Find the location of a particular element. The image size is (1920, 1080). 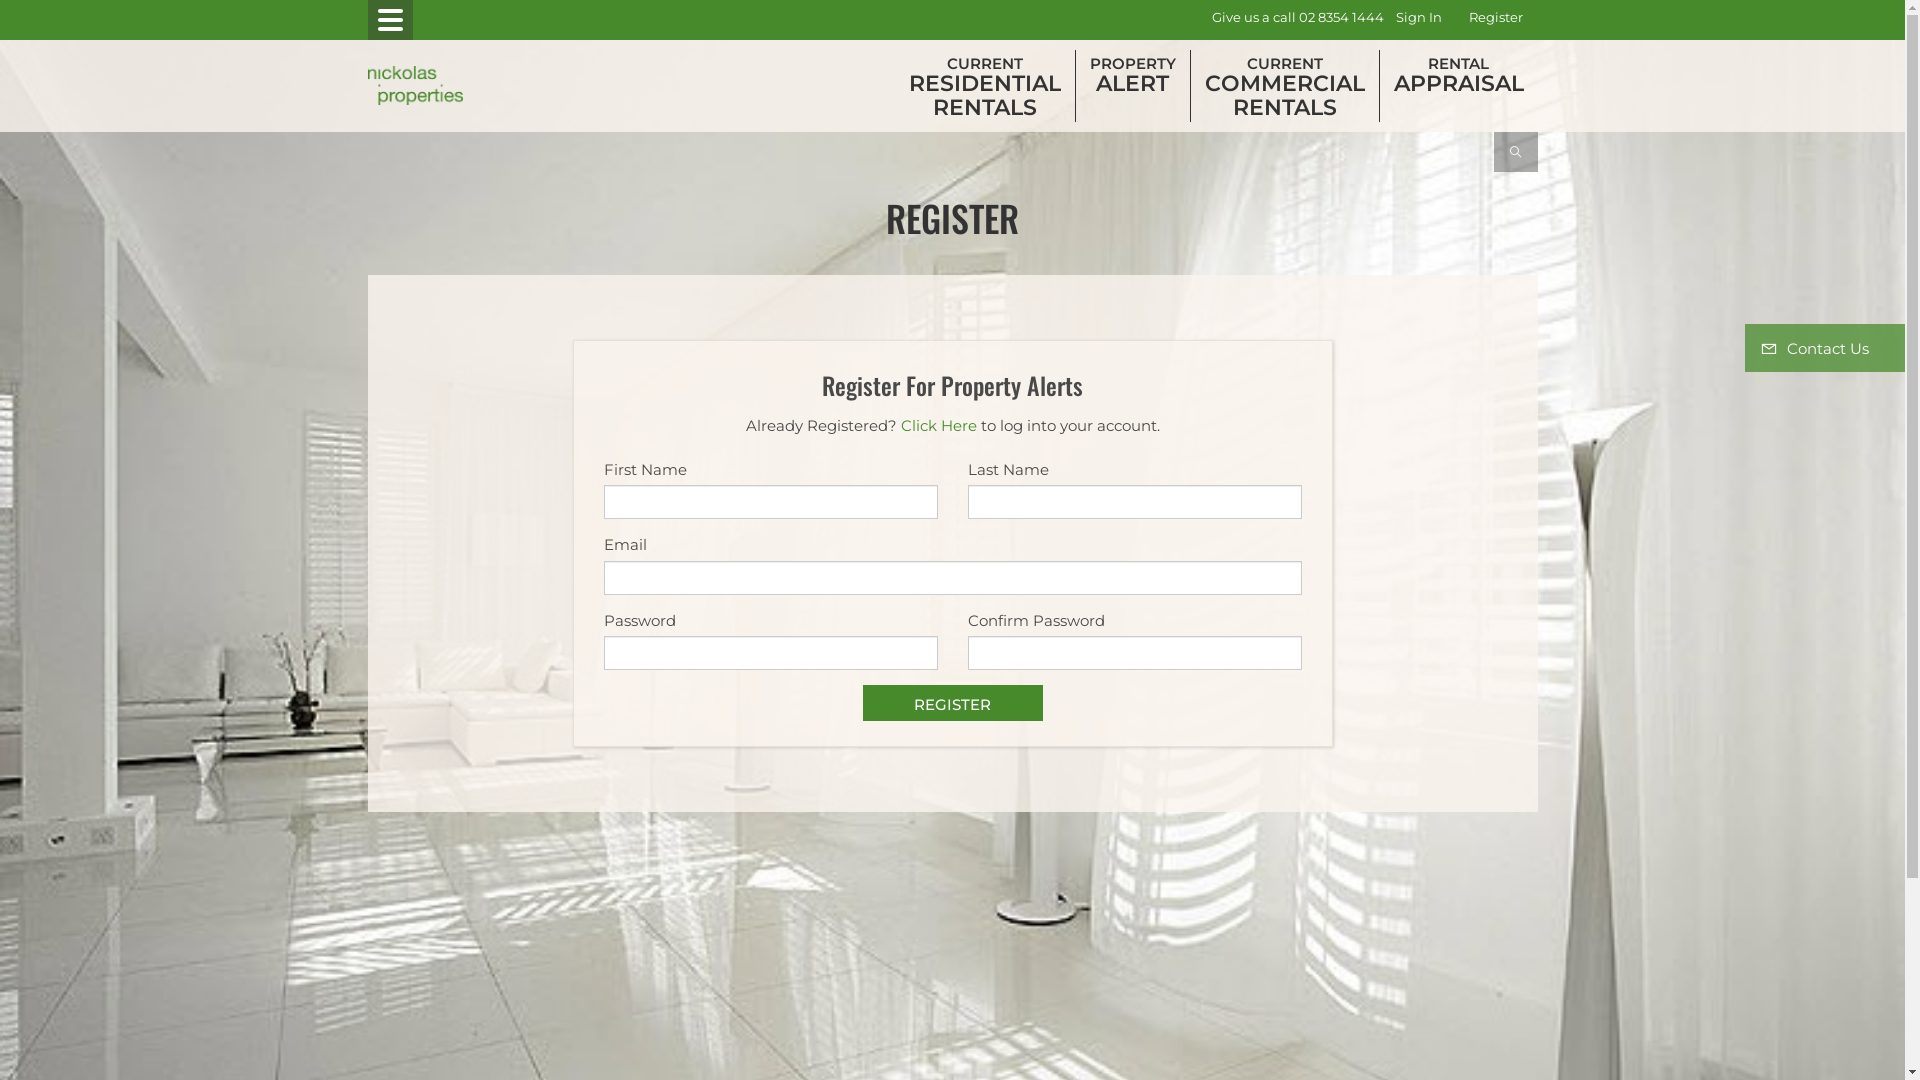

'PROPERTY is located at coordinates (1132, 72).